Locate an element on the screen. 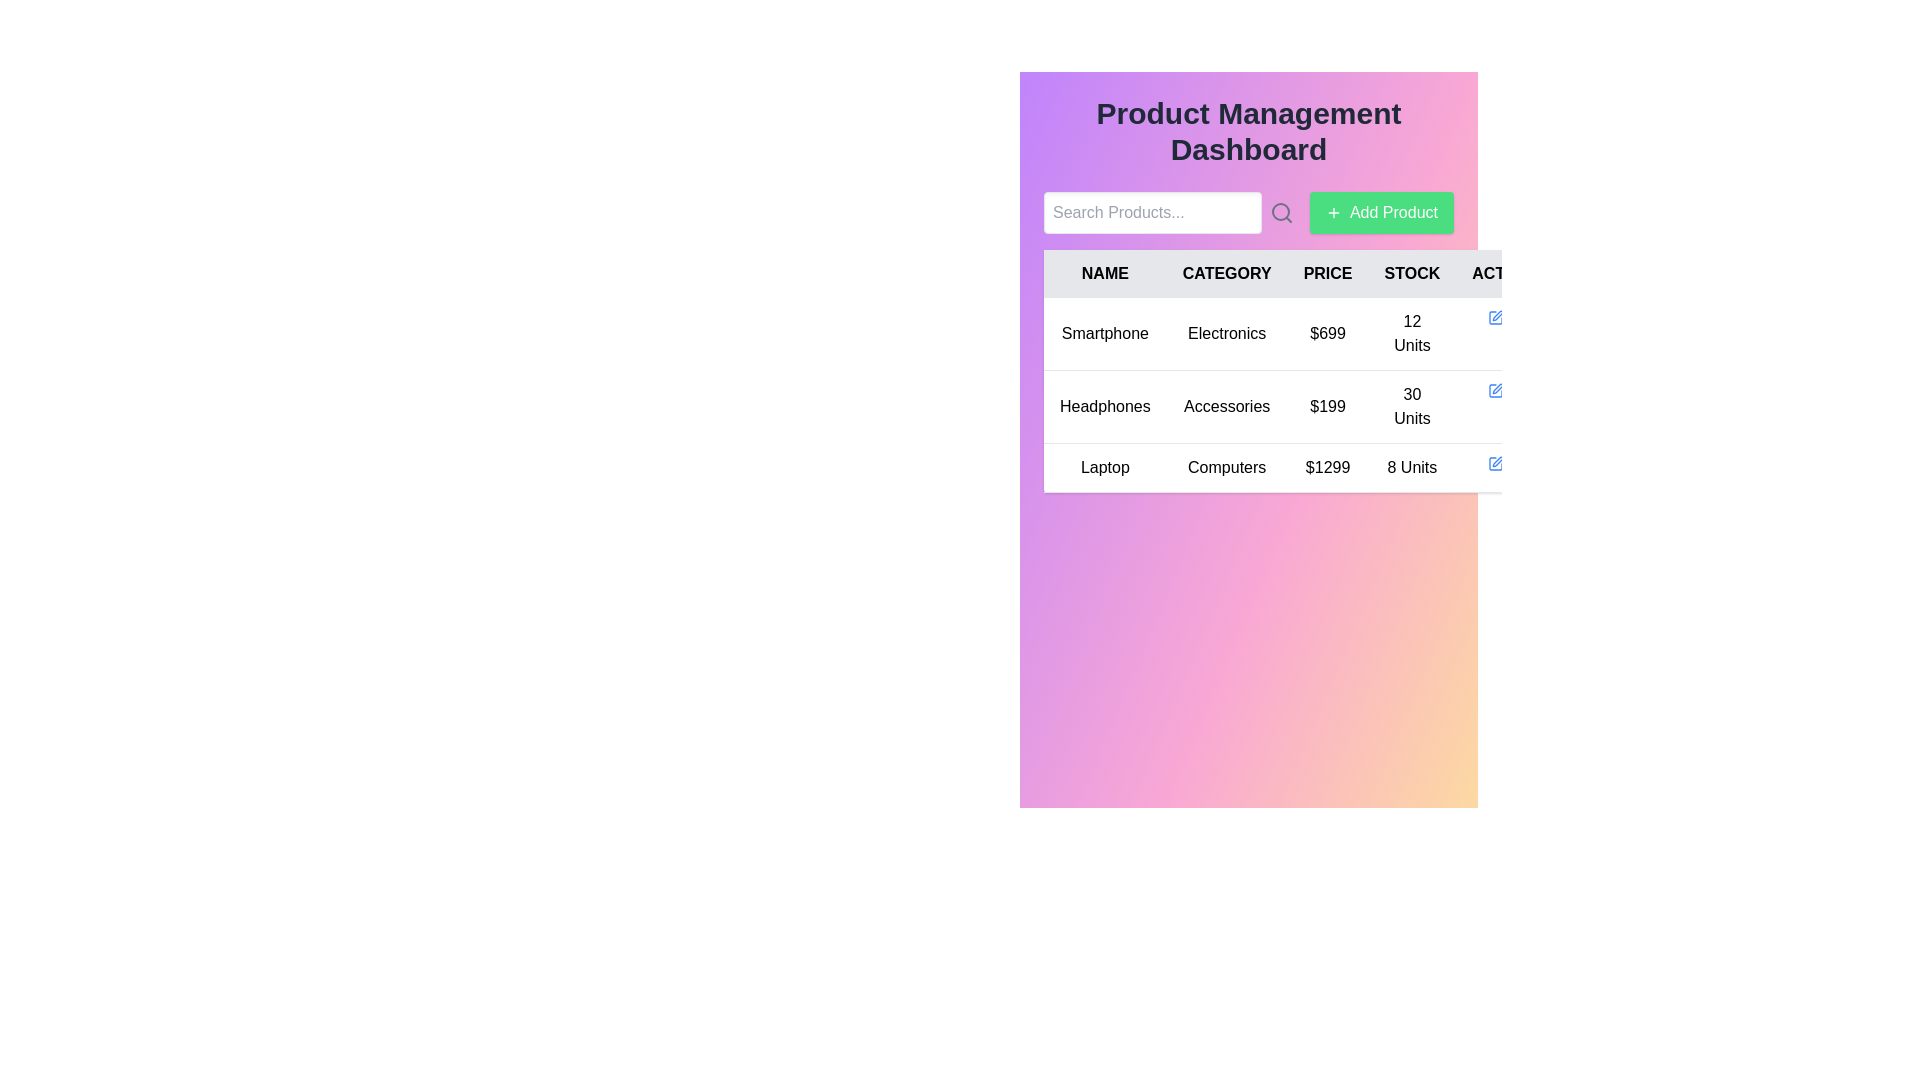 This screenshot has height=1080, width=1920. the magnifying icon located at the right edge of the search input field is located at coordinates (1169, 212).